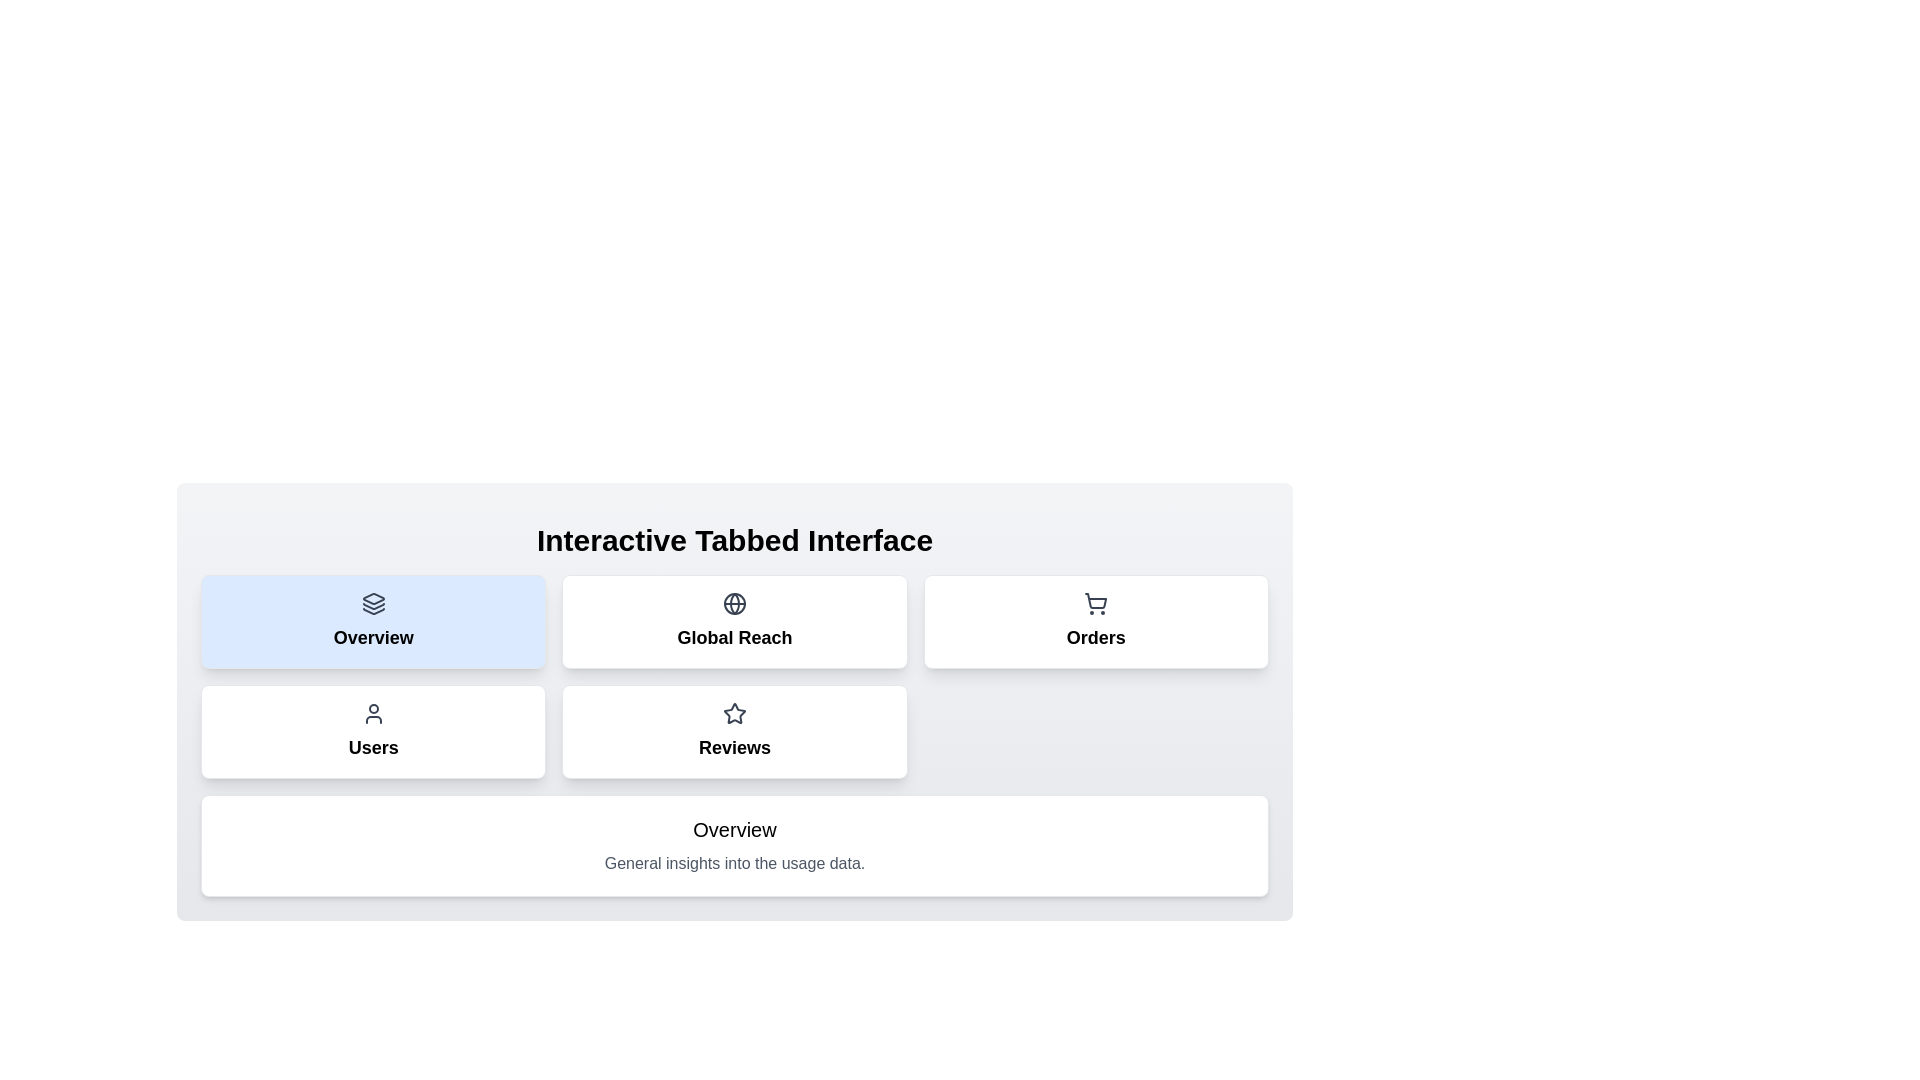  I want to click on the tab labeled Orders, so click(1095, 620).